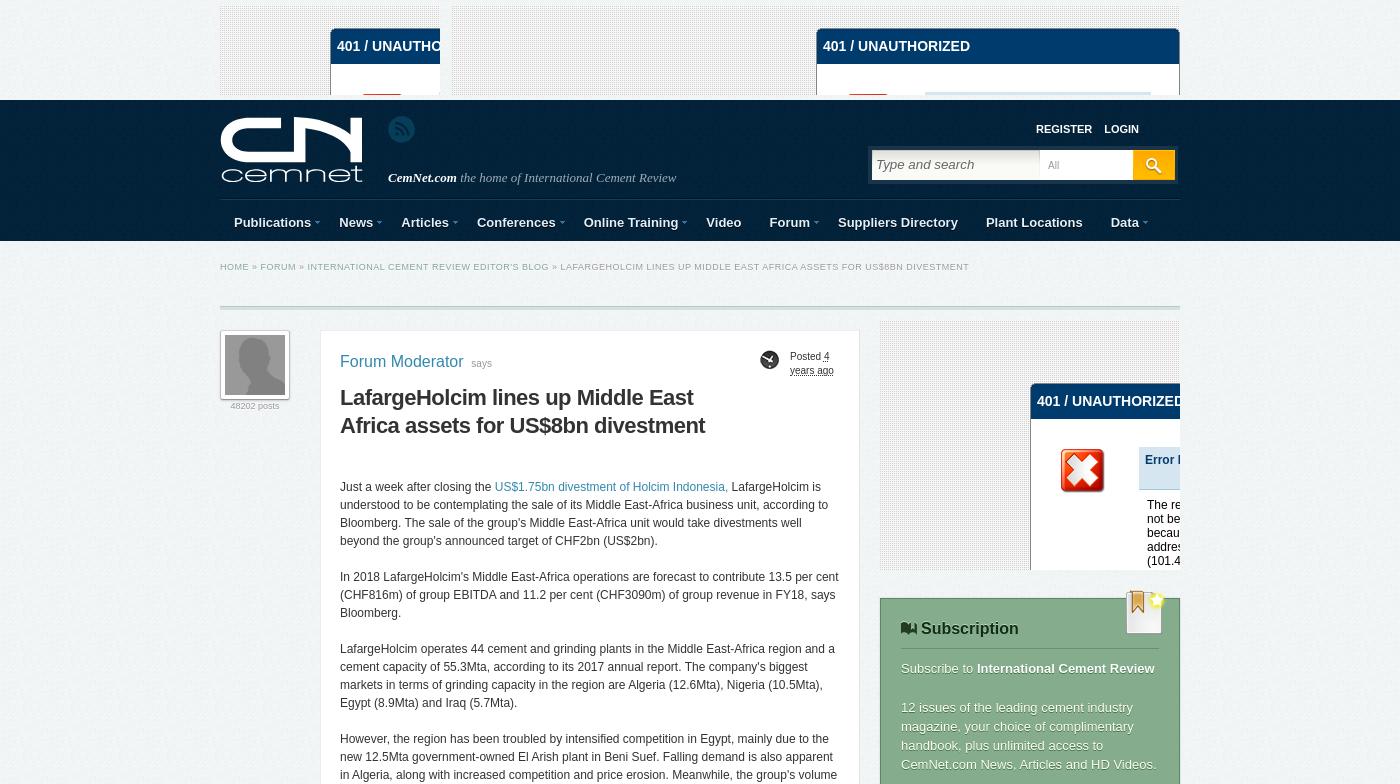  Describe the element at coordinates (566, 177) in the screenshot. I see `'the home of International Cement
                Review'` at that location.